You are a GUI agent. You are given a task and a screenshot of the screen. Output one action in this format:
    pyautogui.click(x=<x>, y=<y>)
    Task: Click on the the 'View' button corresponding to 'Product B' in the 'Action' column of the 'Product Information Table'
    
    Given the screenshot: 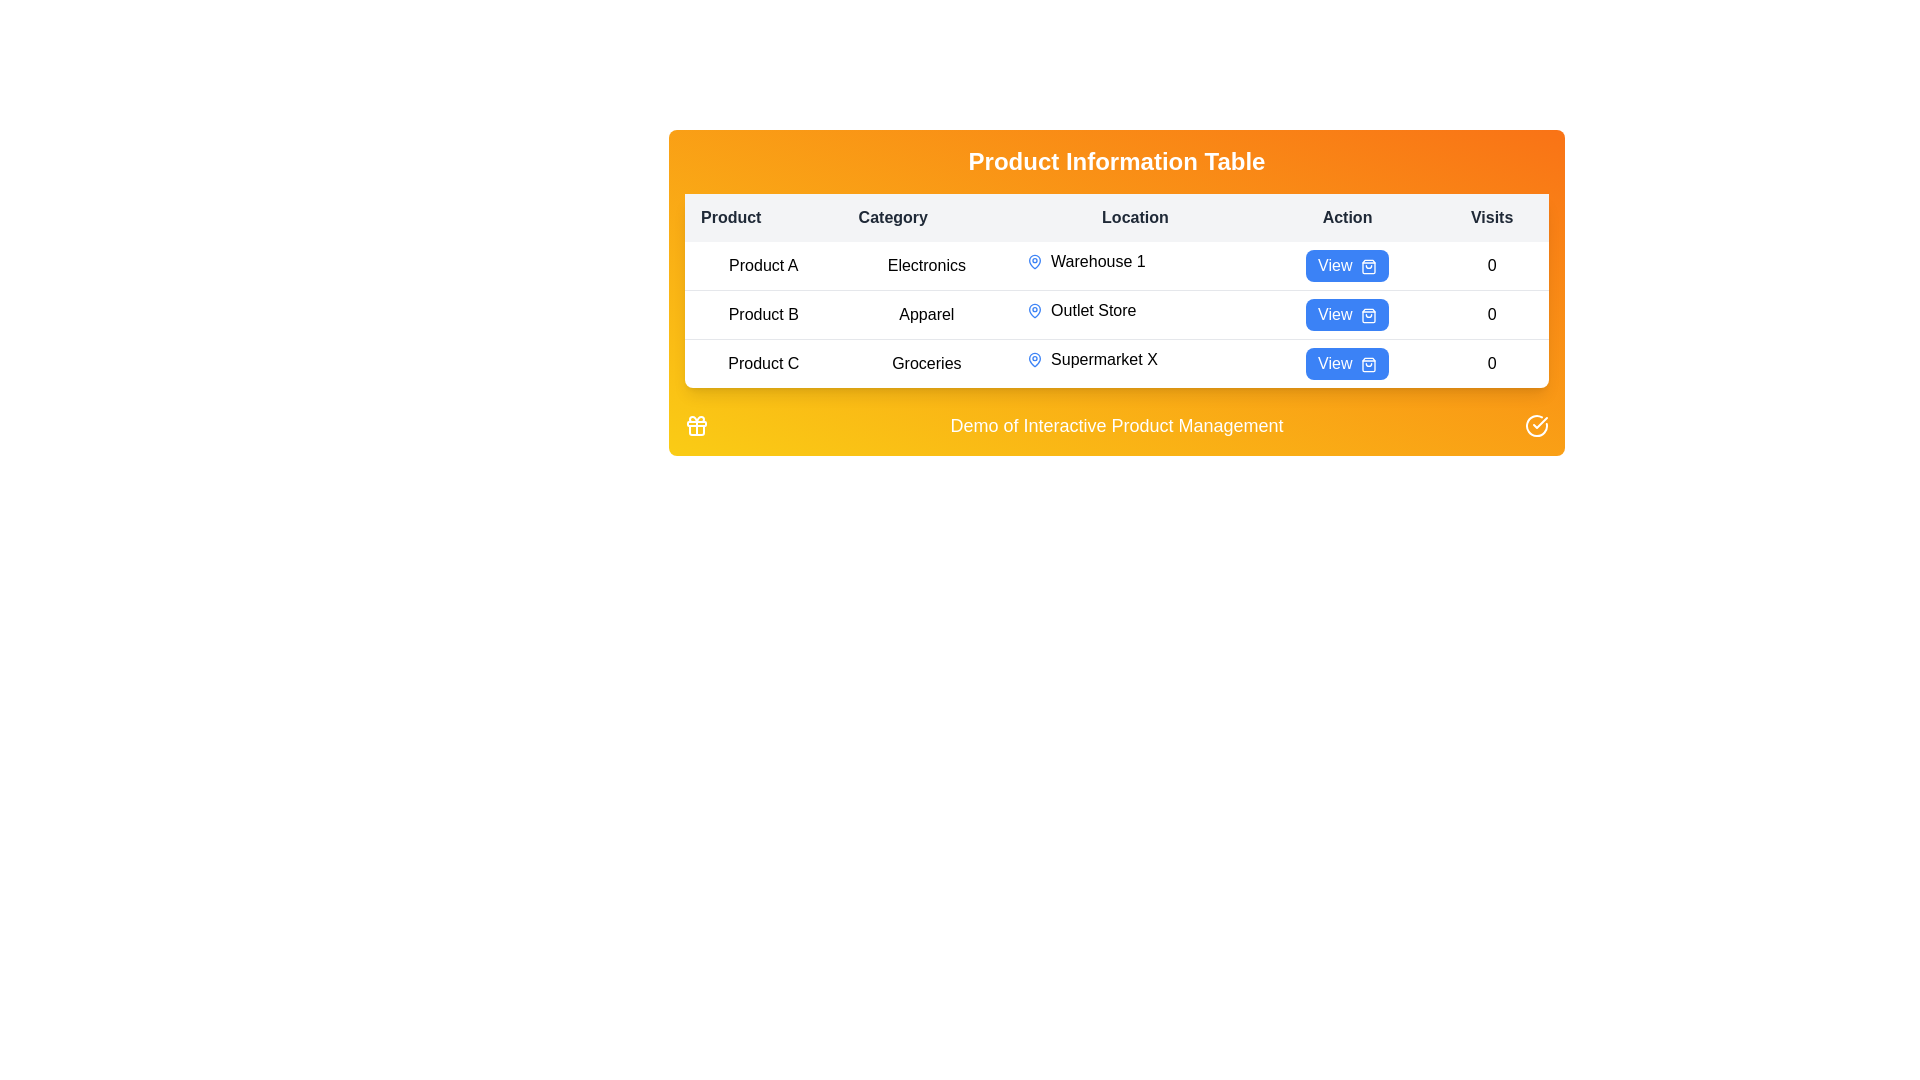 What is the action you would take?
    pyautogui.click(x=1347, y=315)
    